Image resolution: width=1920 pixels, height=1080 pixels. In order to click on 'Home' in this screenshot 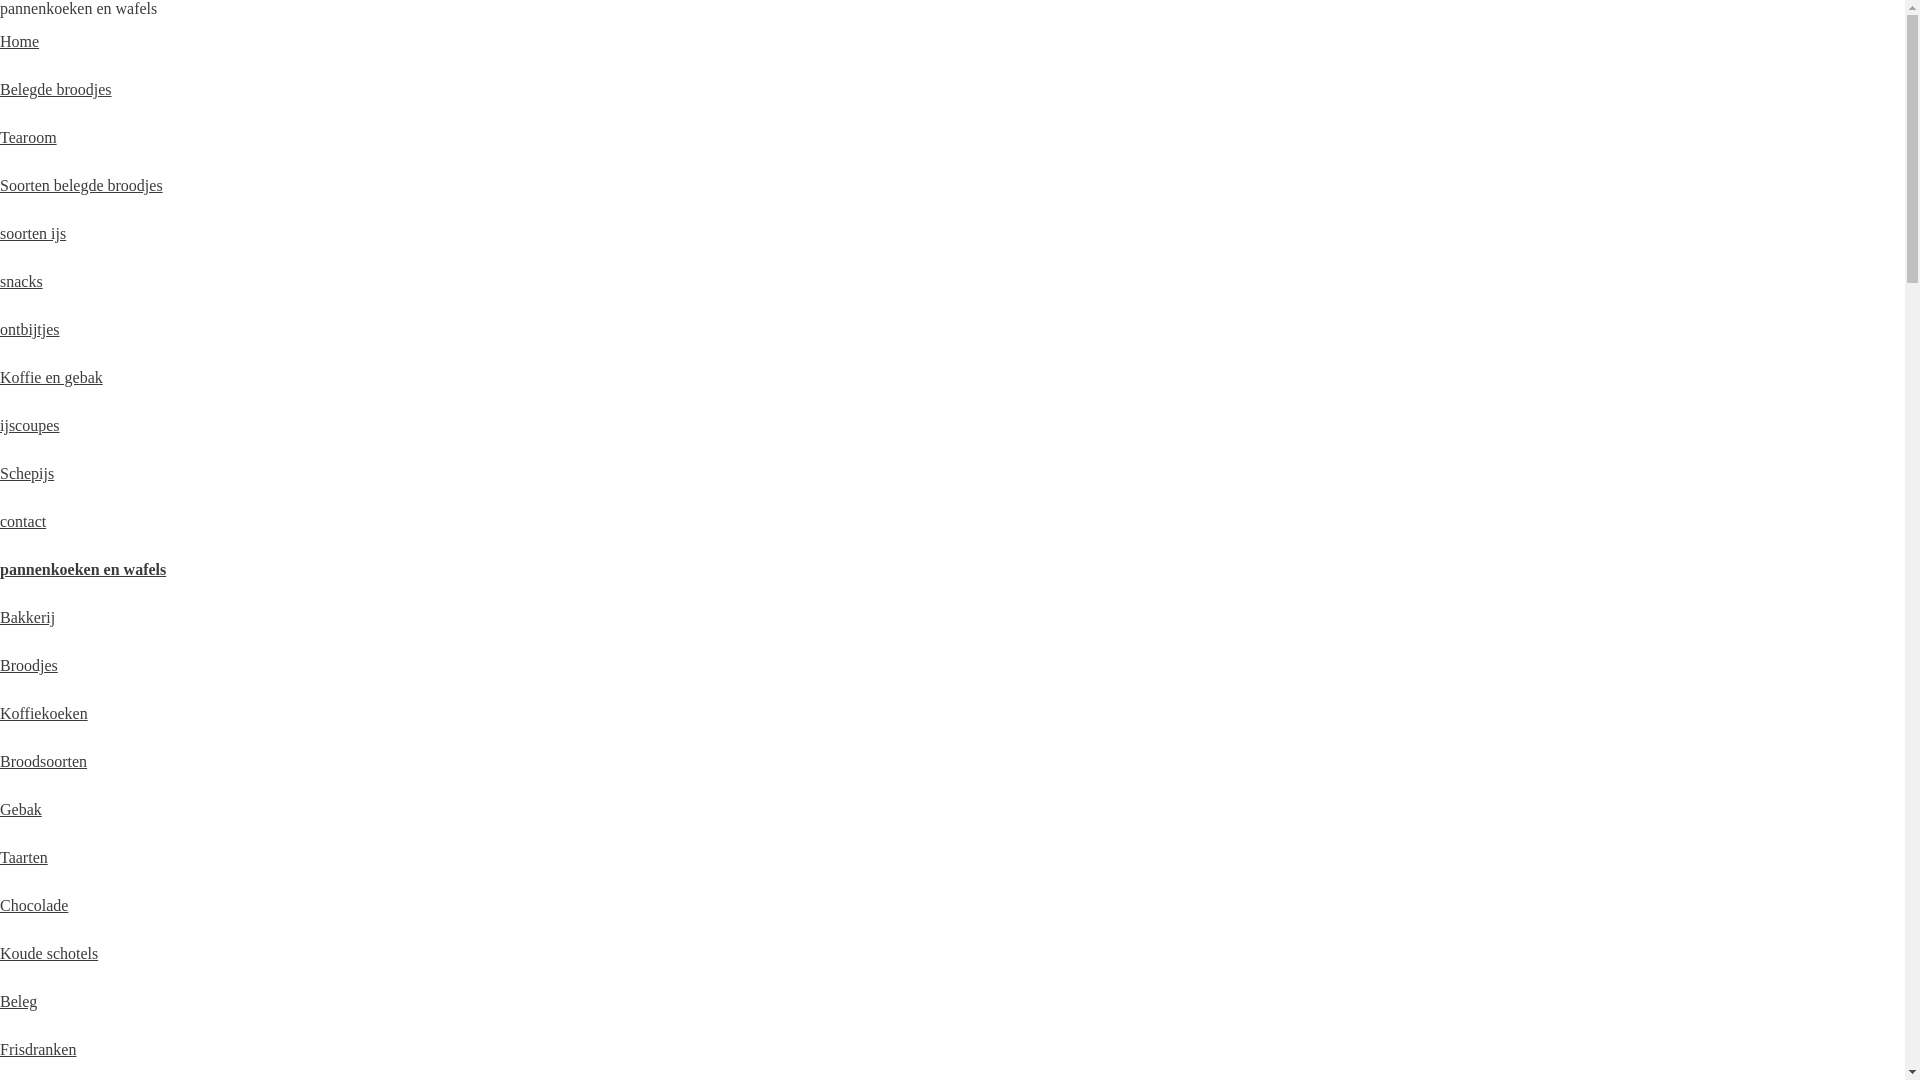, I will do `click(19, 41)`.